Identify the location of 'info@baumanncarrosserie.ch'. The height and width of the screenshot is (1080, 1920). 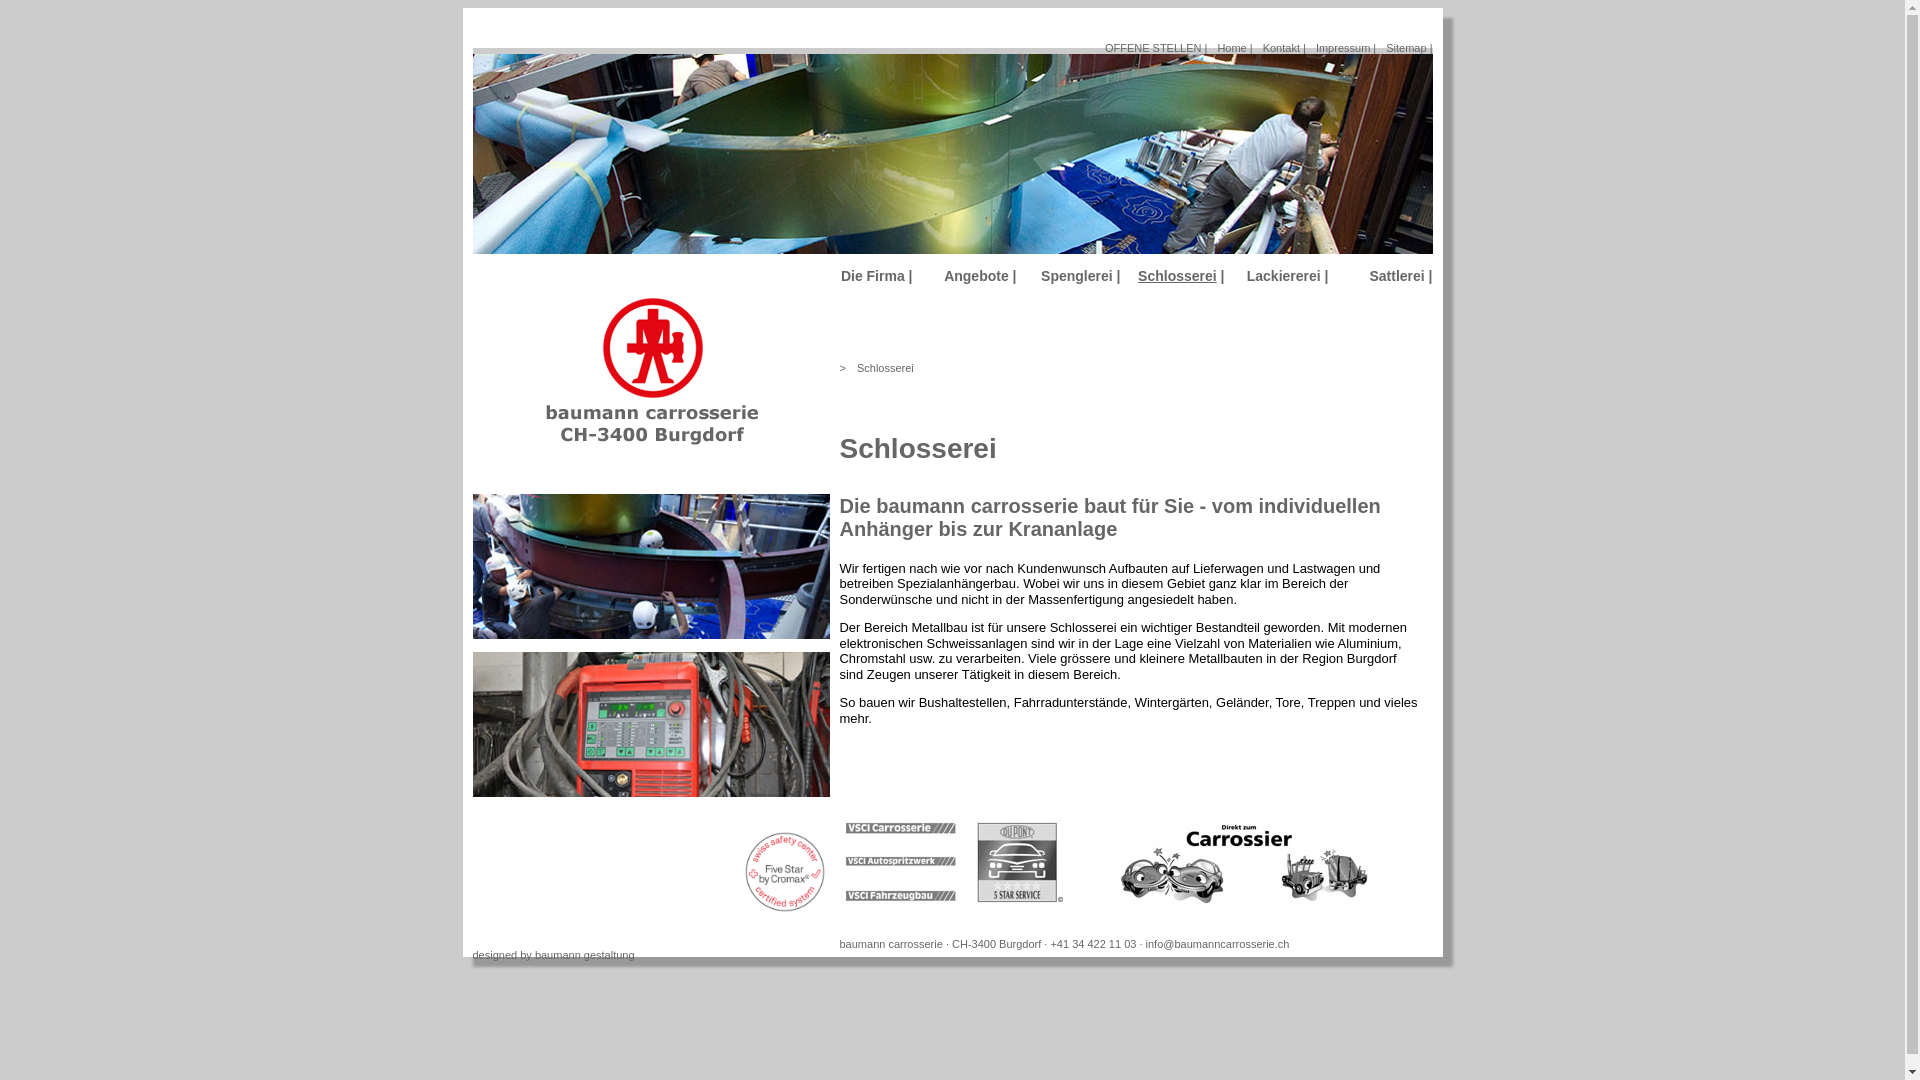
(1217, 944).